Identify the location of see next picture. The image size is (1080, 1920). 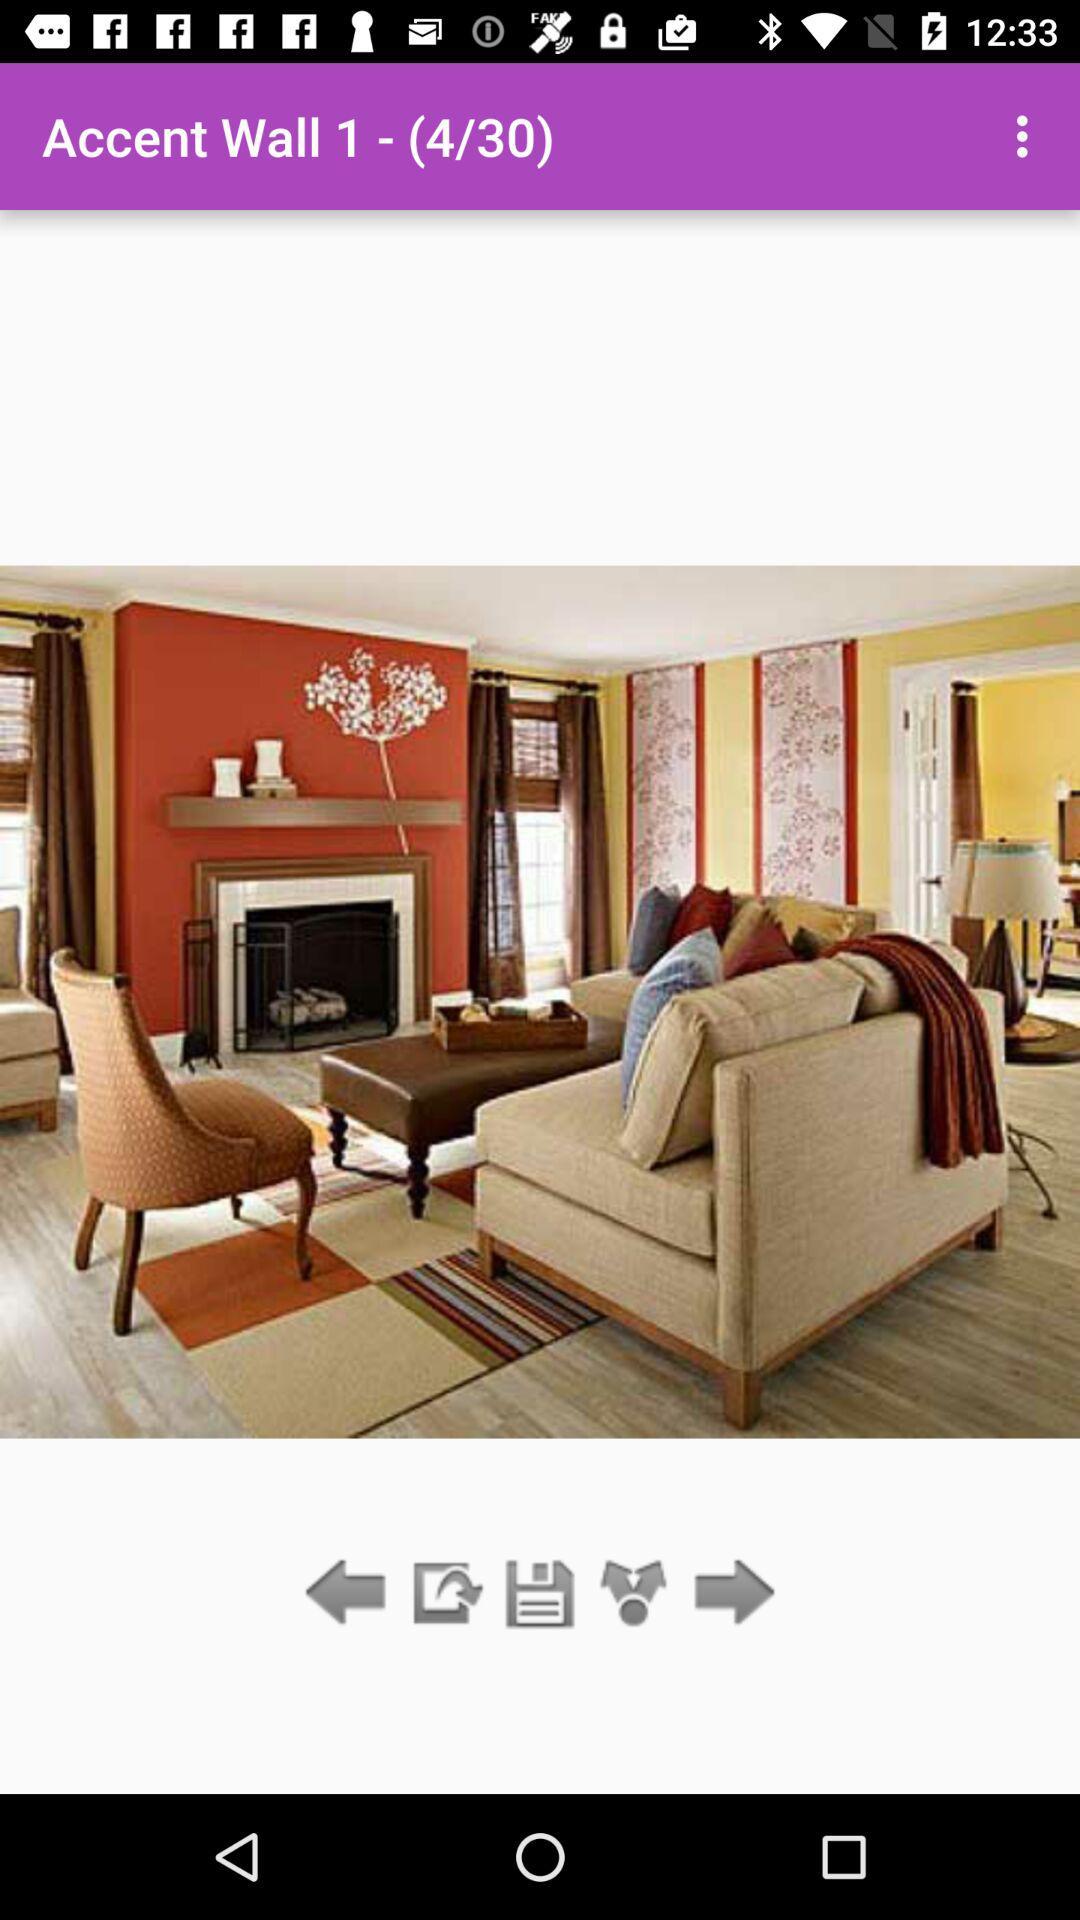
(729, 1593).